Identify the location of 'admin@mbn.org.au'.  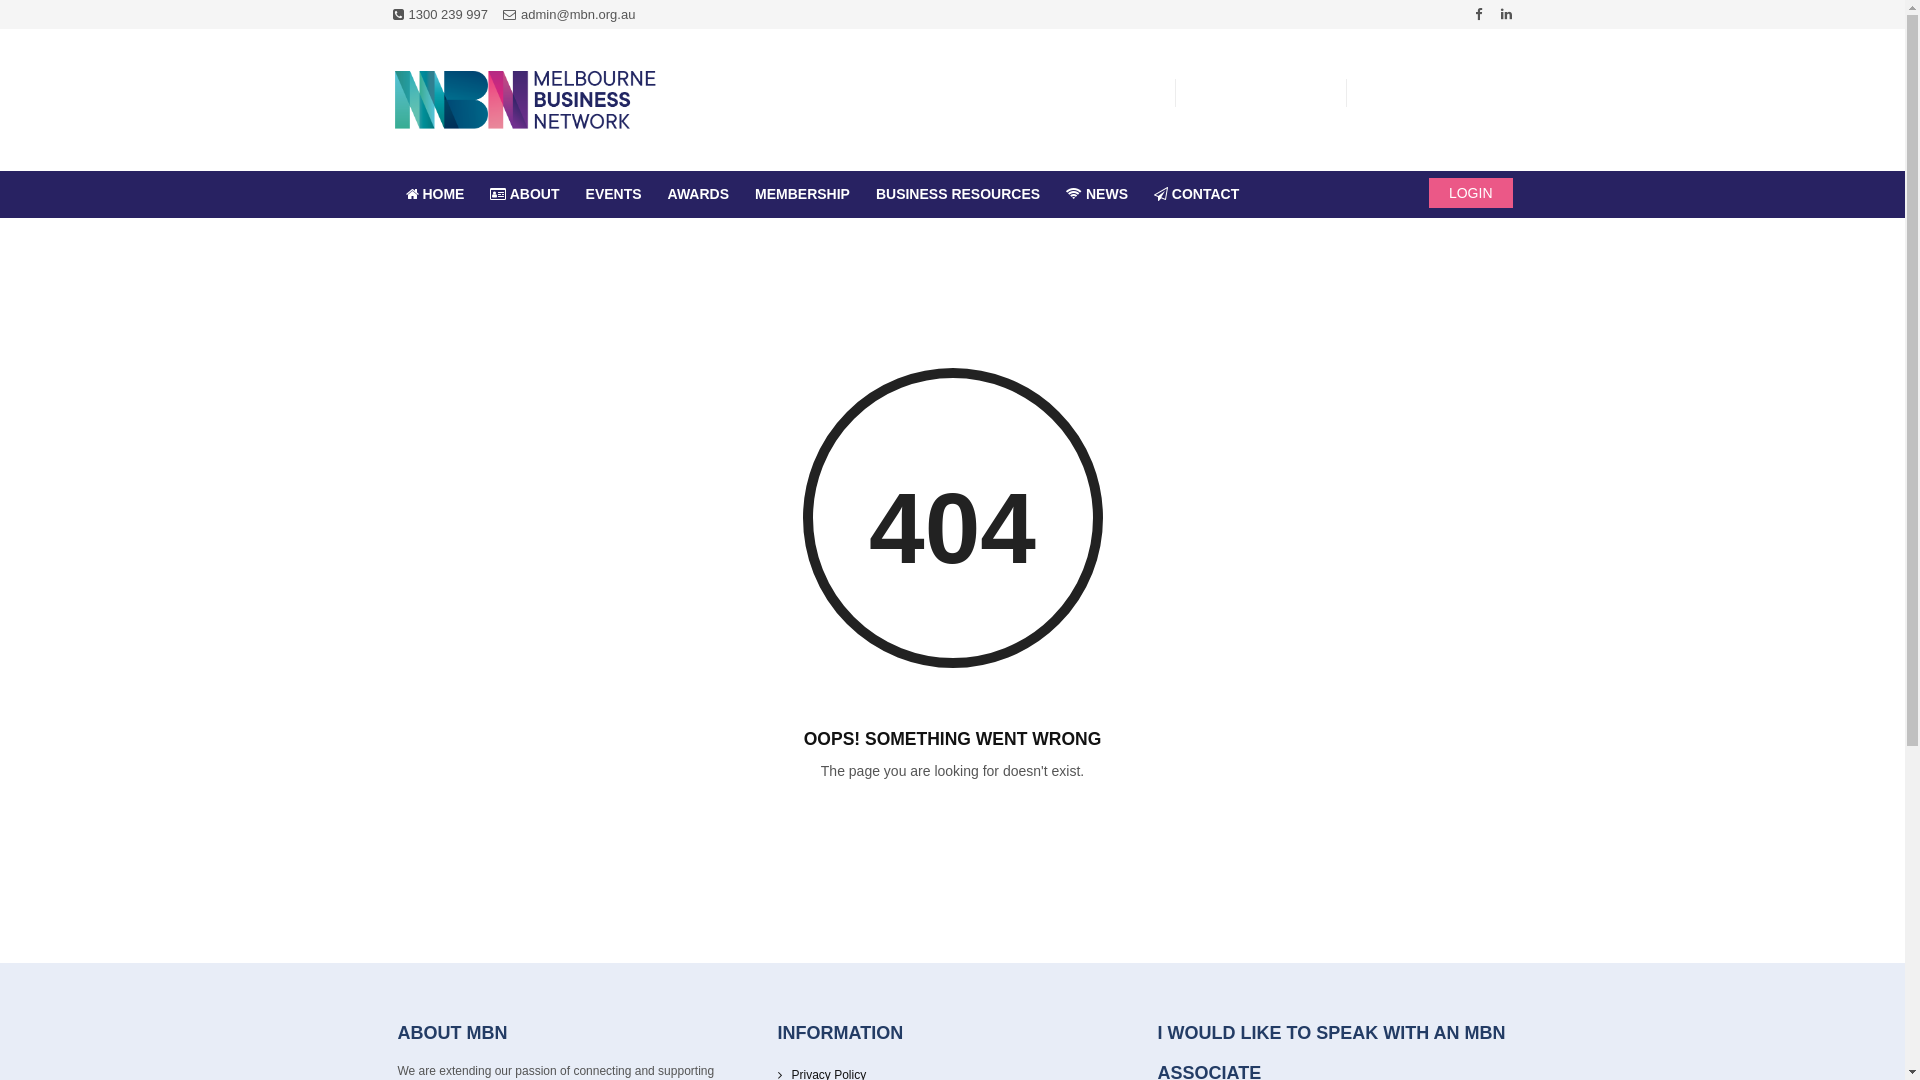
(568, 14).